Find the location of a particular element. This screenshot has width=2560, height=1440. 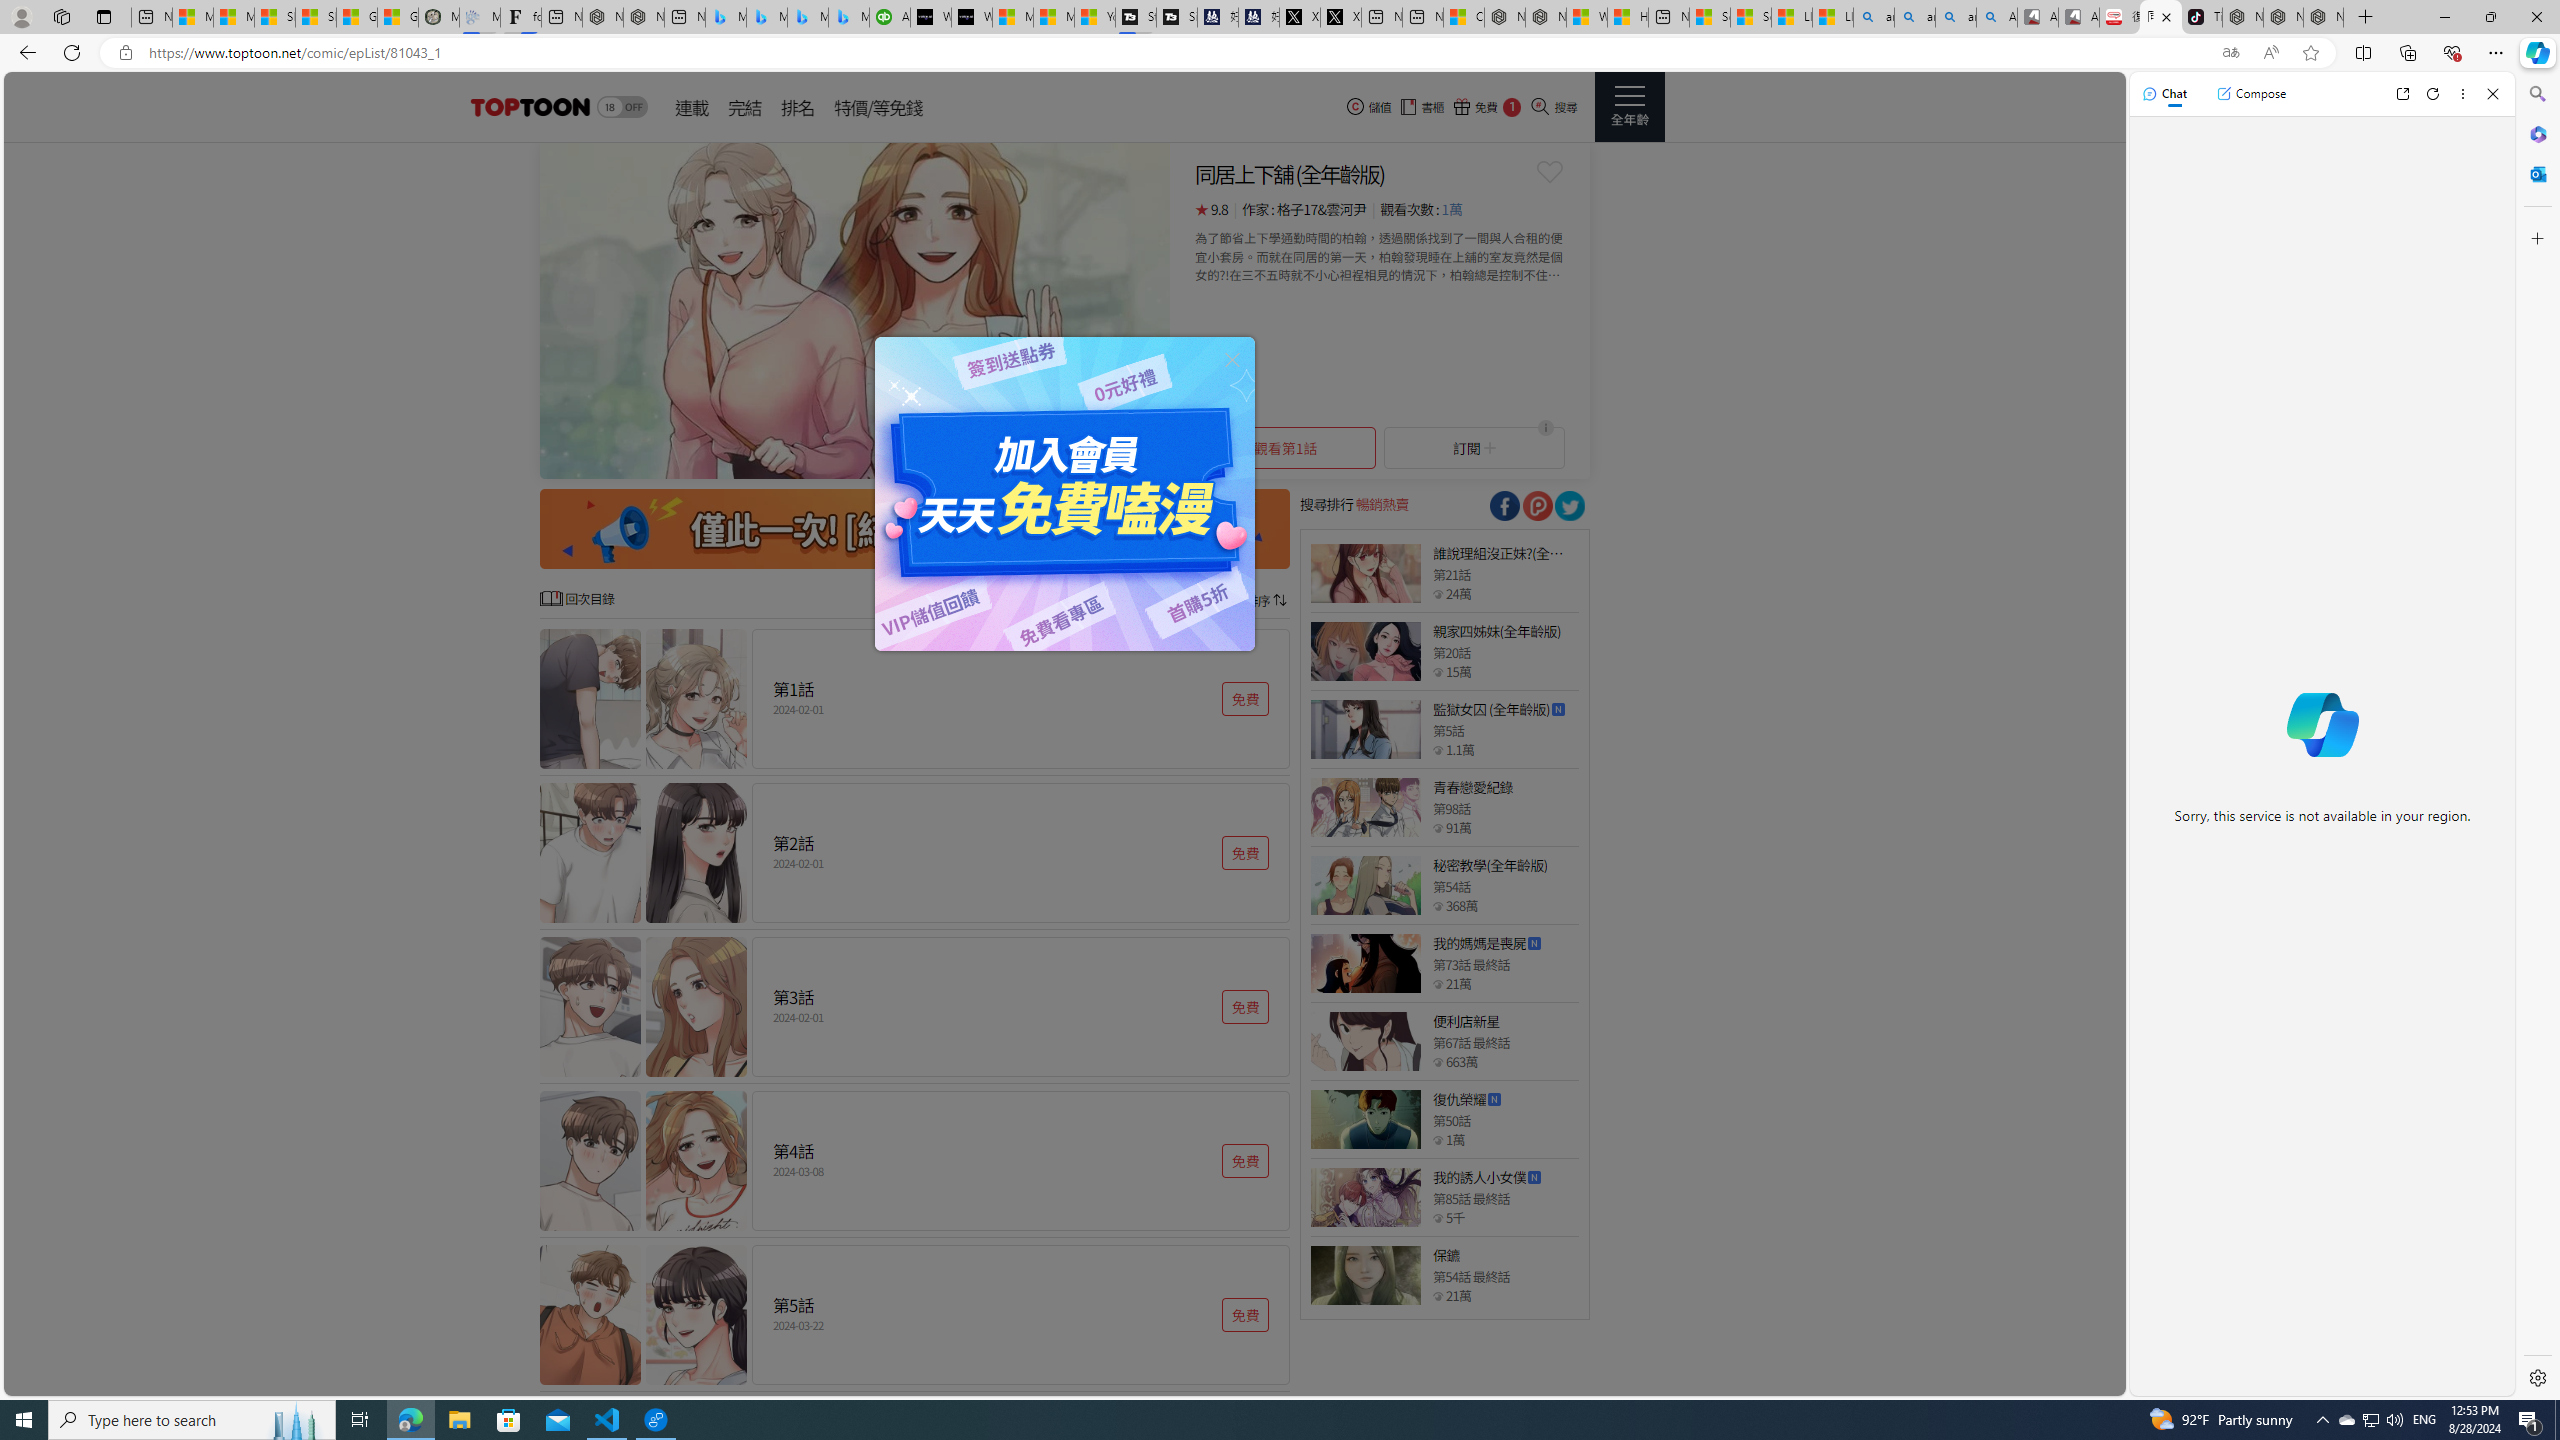

'Side bar' is located at coordinates (2537, 735).